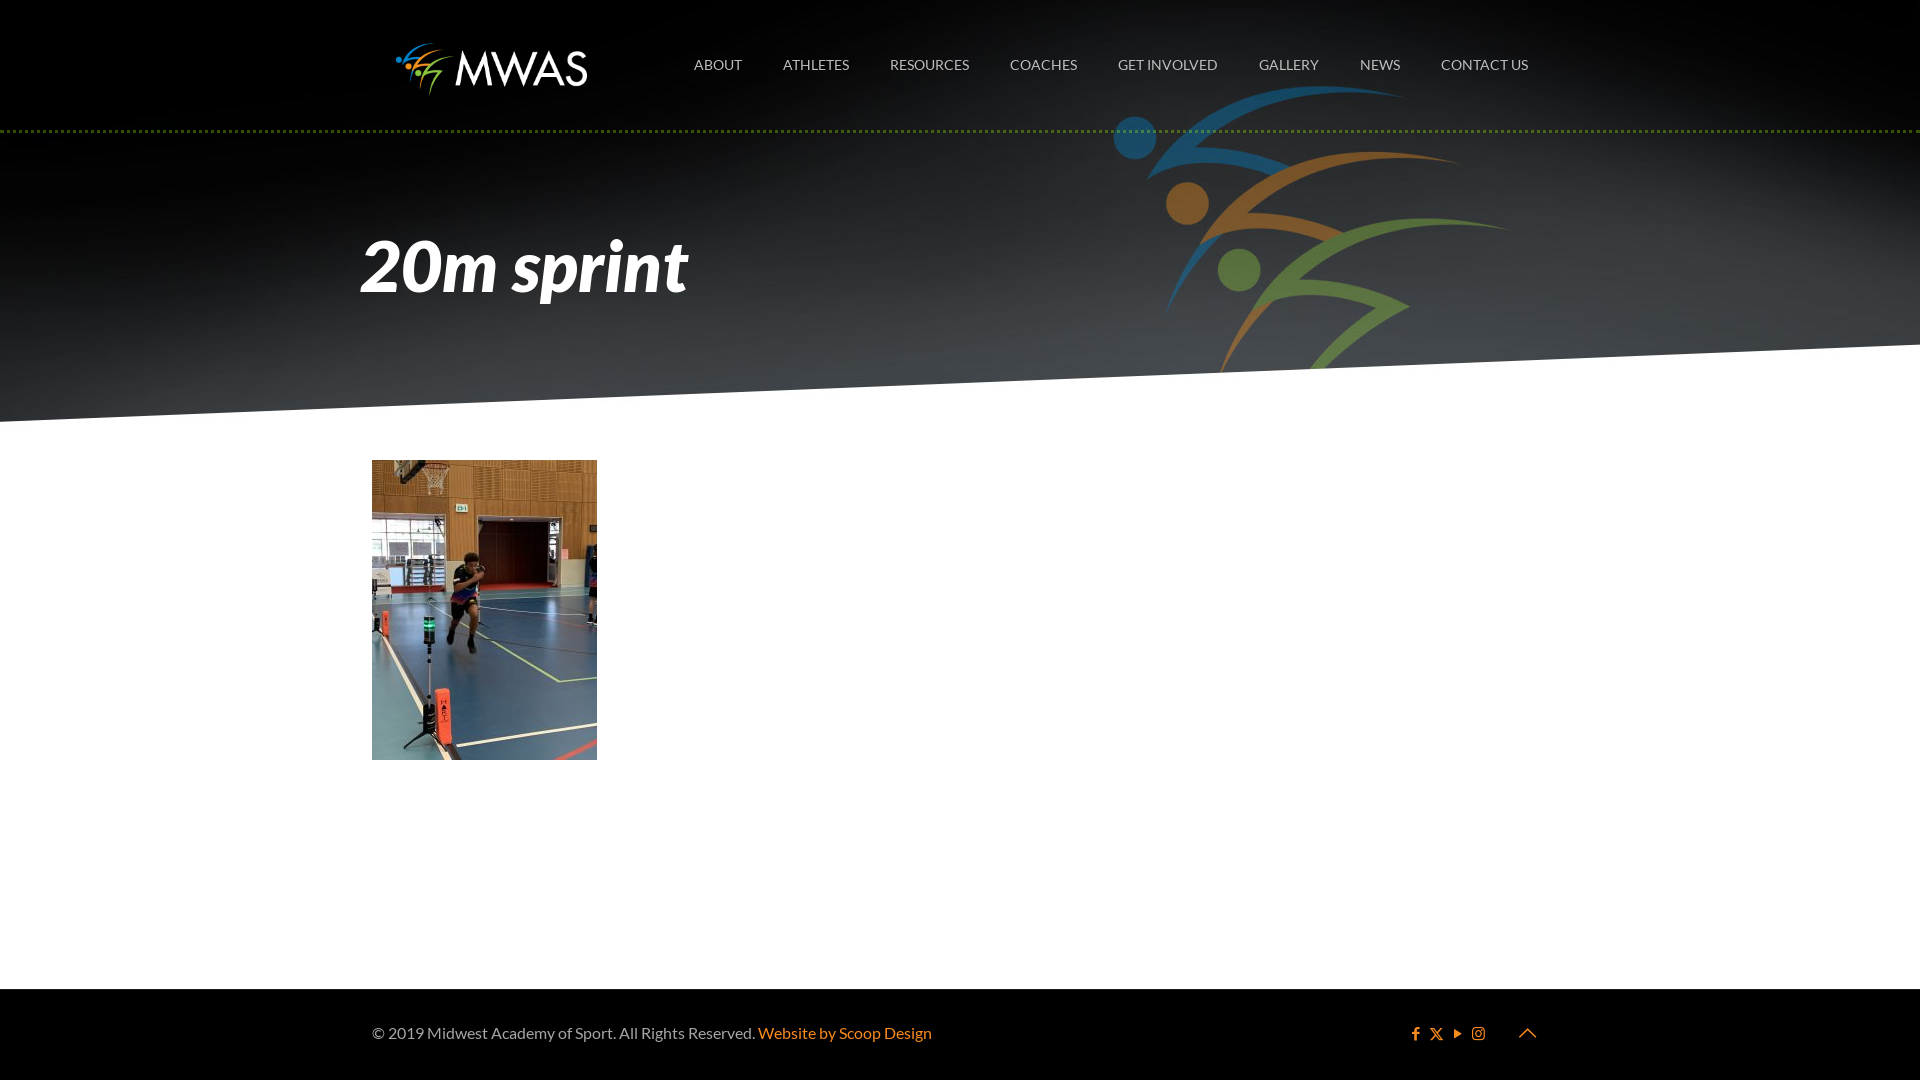 This screenshot has width=1920, height=1080. What do you see at coordinates (1289, 64) in the screenshot?
I see `'GALLERY'` at bounding box center [1289, 64].